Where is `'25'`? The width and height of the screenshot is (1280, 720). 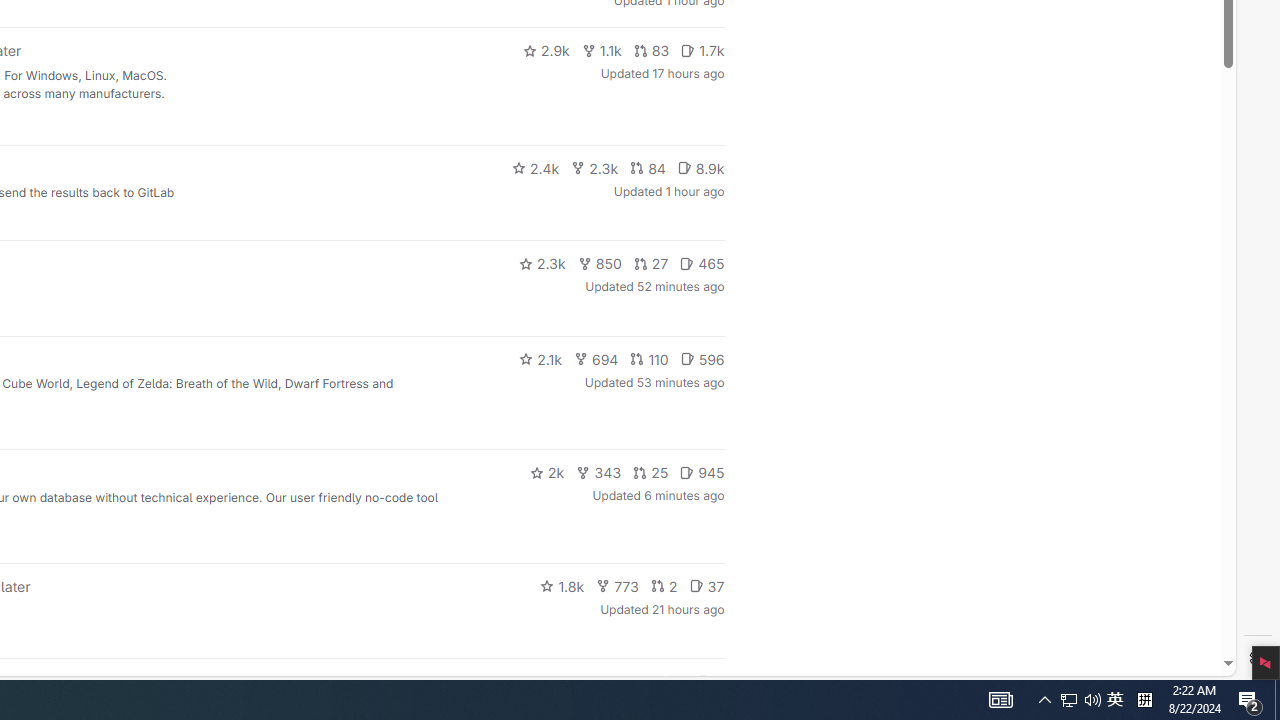 '25' is located at coordinates (651, 473).